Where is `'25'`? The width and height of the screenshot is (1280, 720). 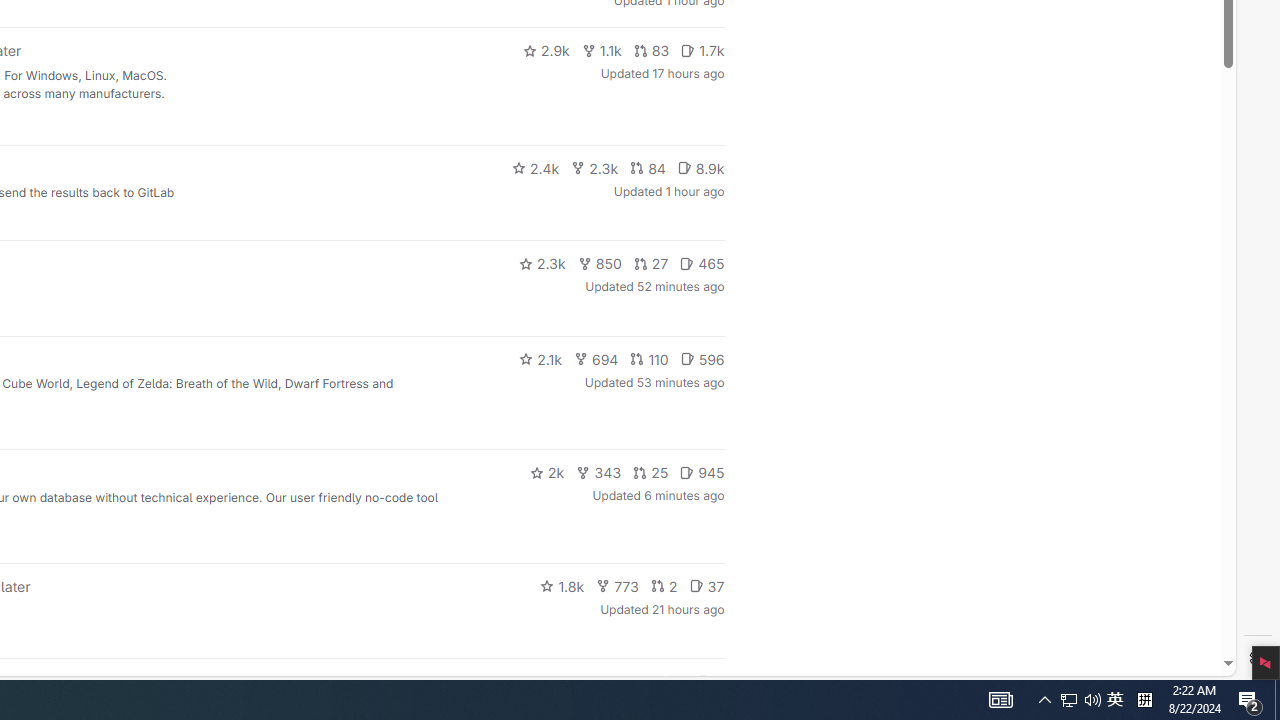 '25' is located at coordinates (651, 473).